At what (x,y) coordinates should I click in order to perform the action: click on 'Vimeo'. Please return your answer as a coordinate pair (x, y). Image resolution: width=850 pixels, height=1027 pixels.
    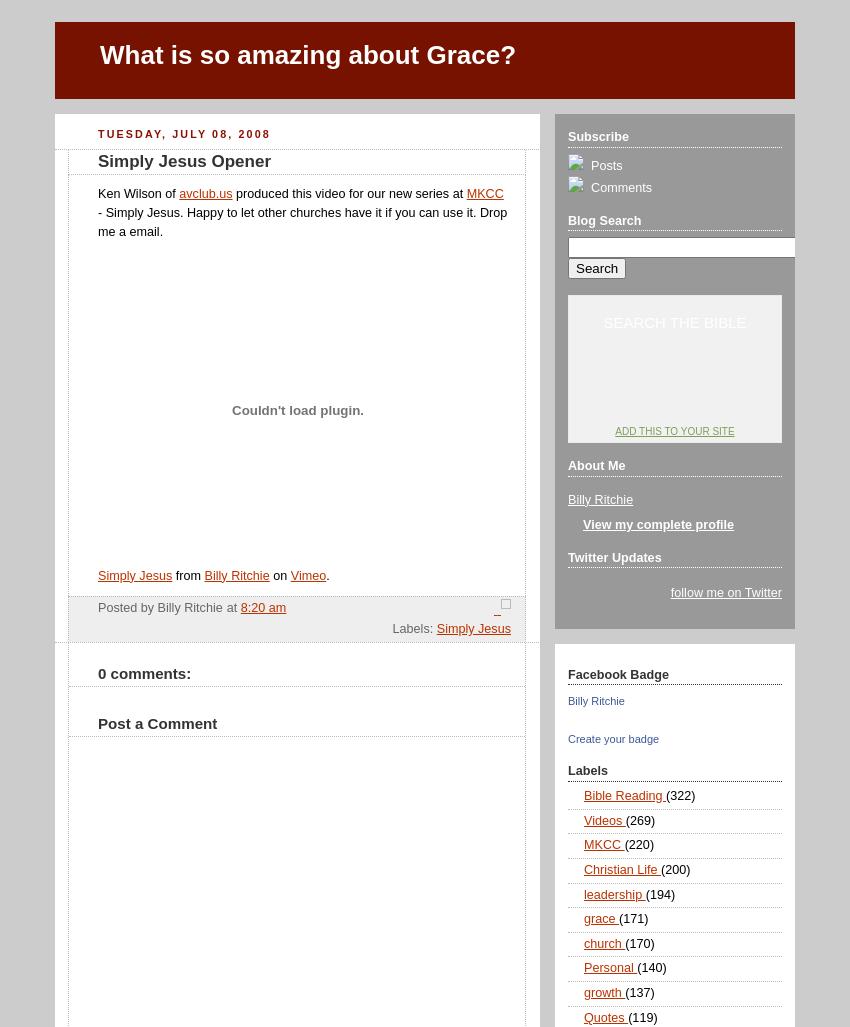
    Looking at the image, I should click on (308, 575).